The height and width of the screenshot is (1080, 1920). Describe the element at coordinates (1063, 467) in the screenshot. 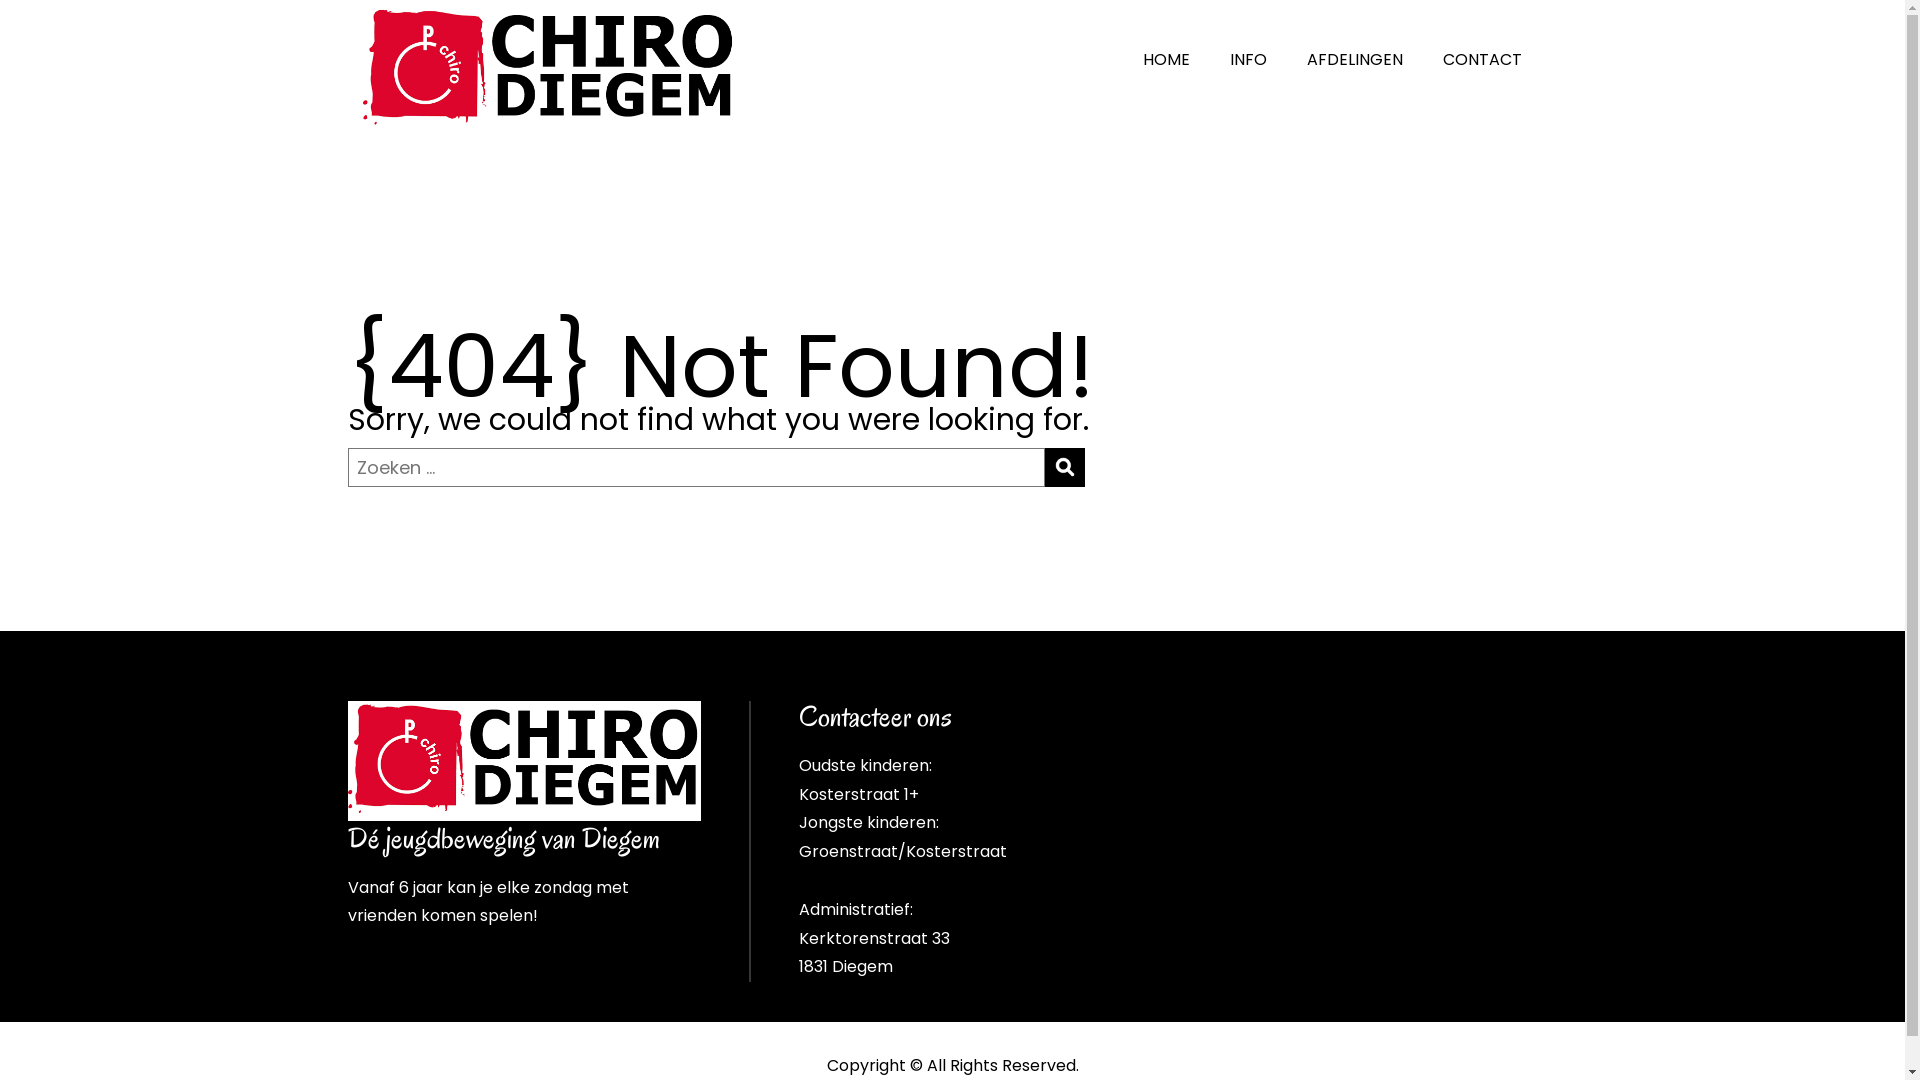

I see `'Search'` at that location.